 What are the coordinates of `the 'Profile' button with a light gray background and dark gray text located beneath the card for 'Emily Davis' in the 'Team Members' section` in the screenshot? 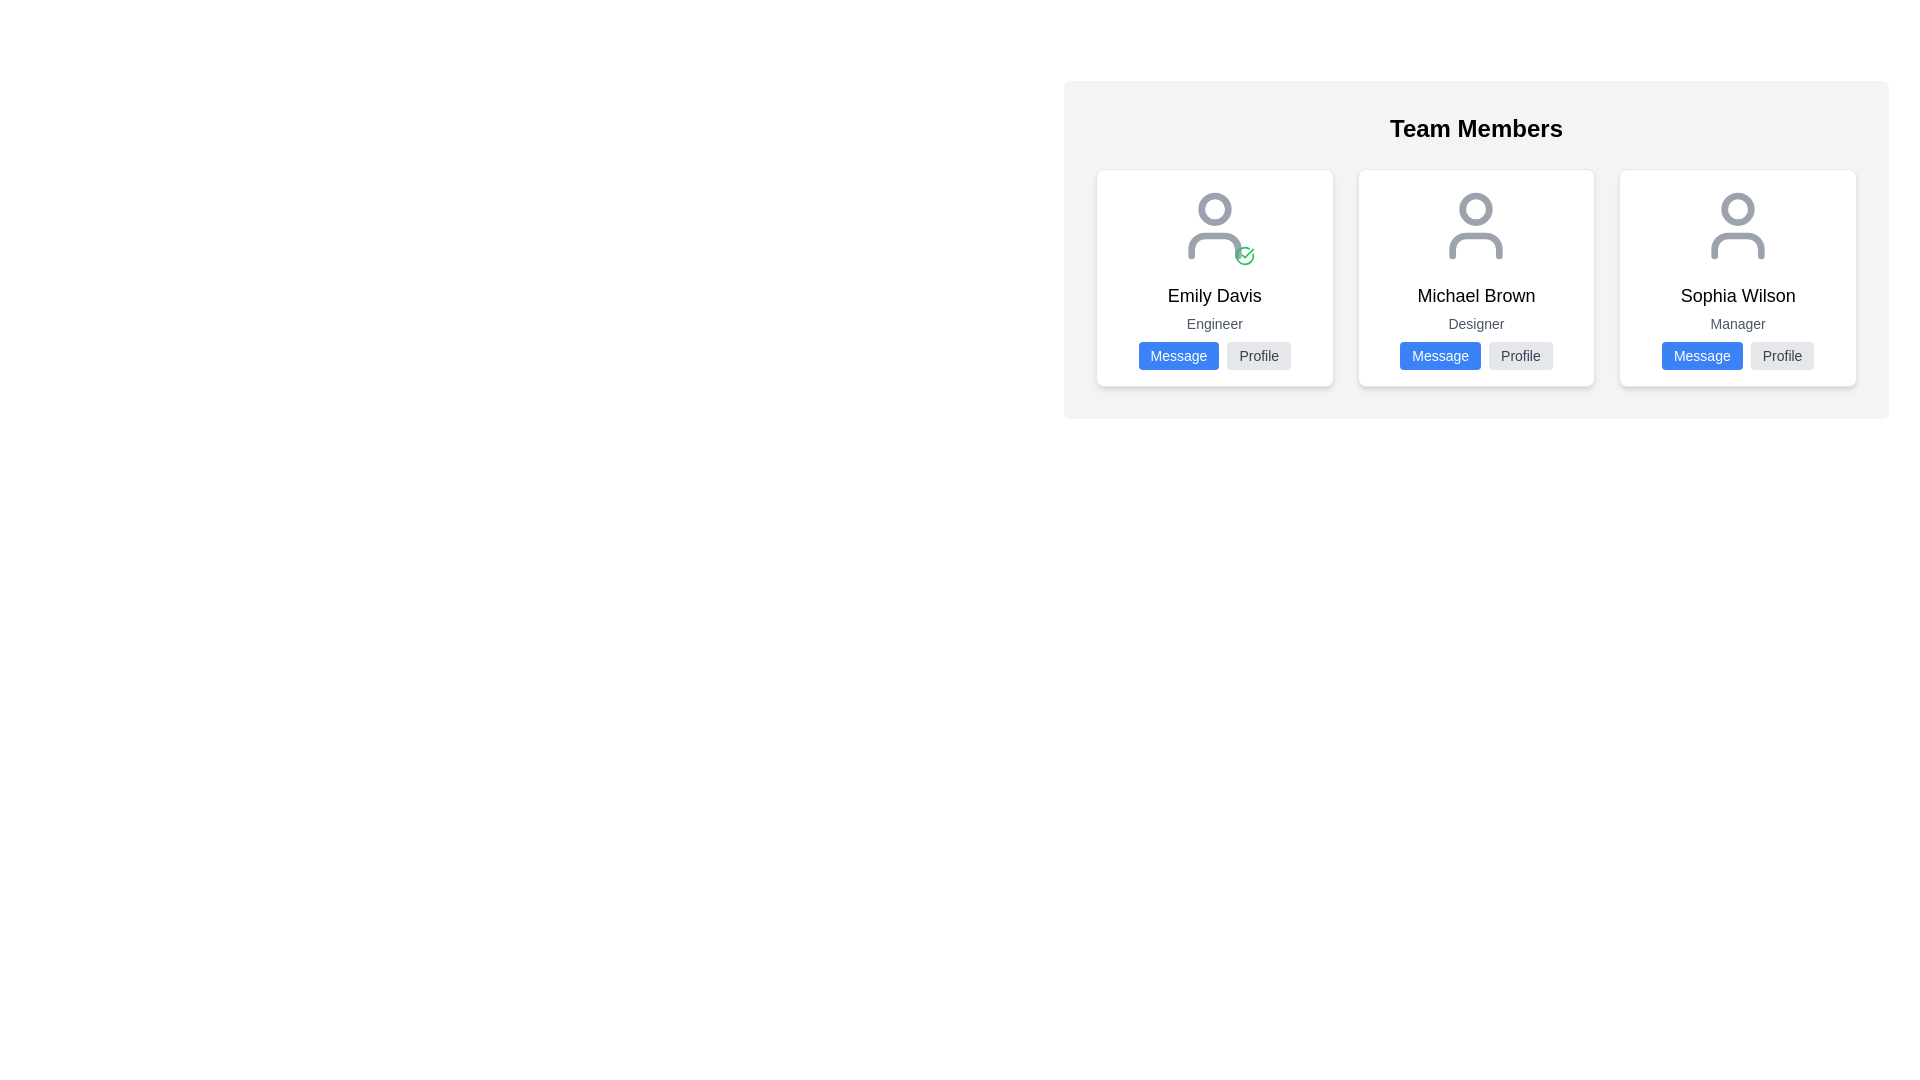 It's located at (1258, 354).